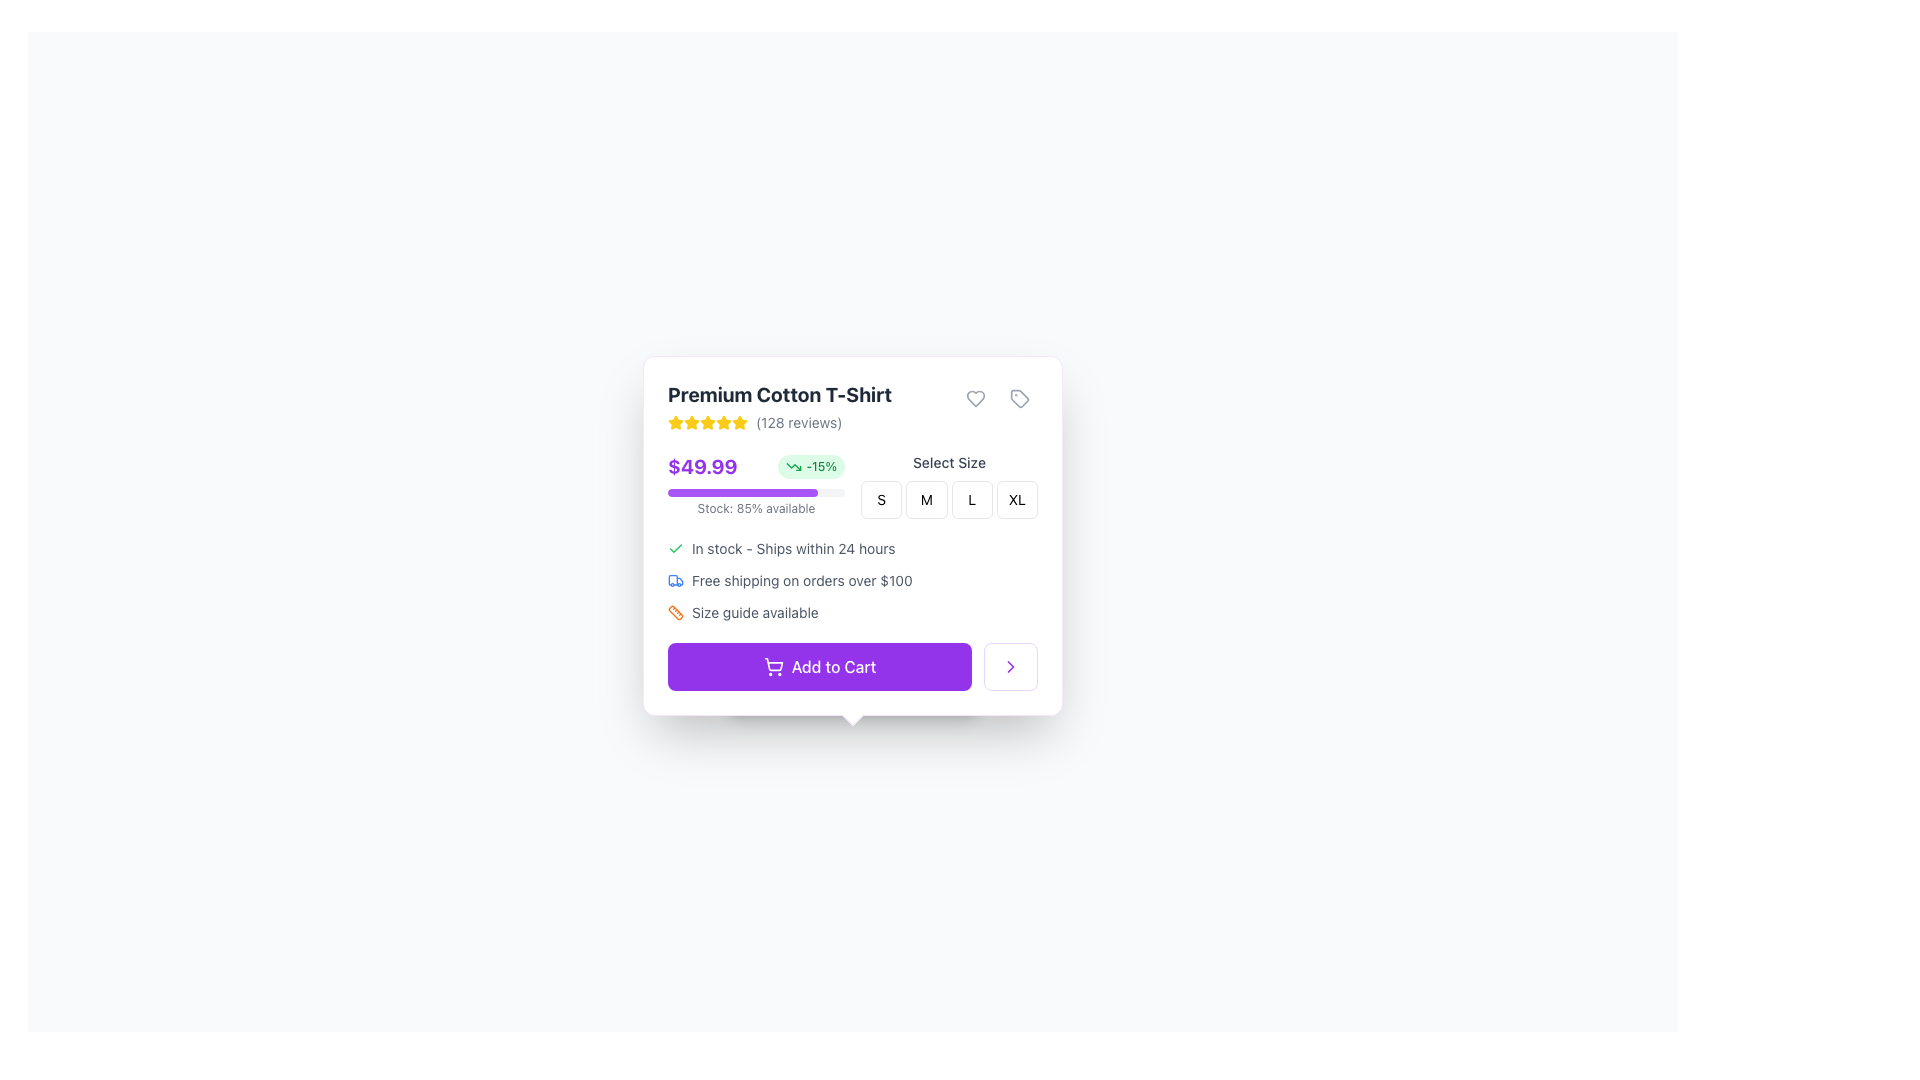  Describe the element at coordinates (834, 667) in the screenshot. I see `the 'Add to Cart' text label which is styled with medium font weight and is situated on a button located near the bottom-center area of the interface` at that location.